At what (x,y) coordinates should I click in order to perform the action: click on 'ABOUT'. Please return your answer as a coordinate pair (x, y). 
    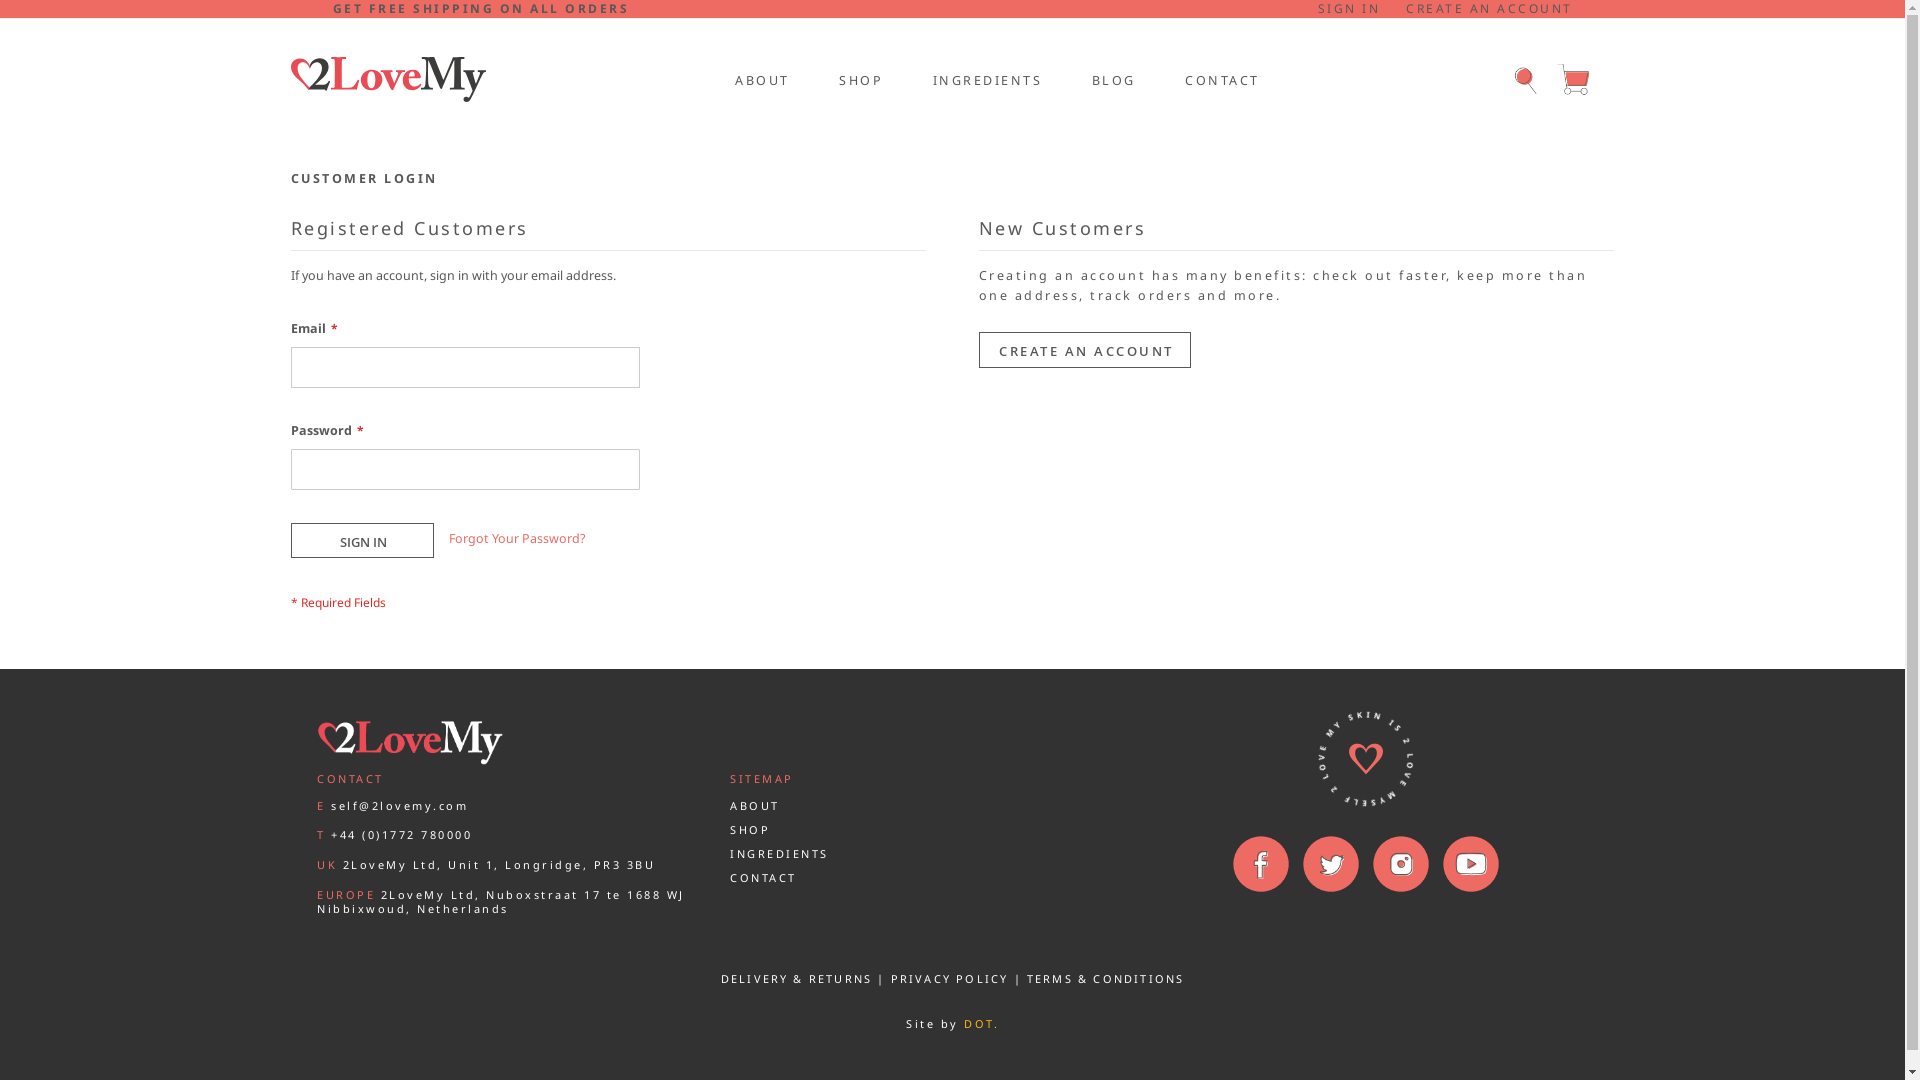
    Looking at the image, I should click on (759, 77).